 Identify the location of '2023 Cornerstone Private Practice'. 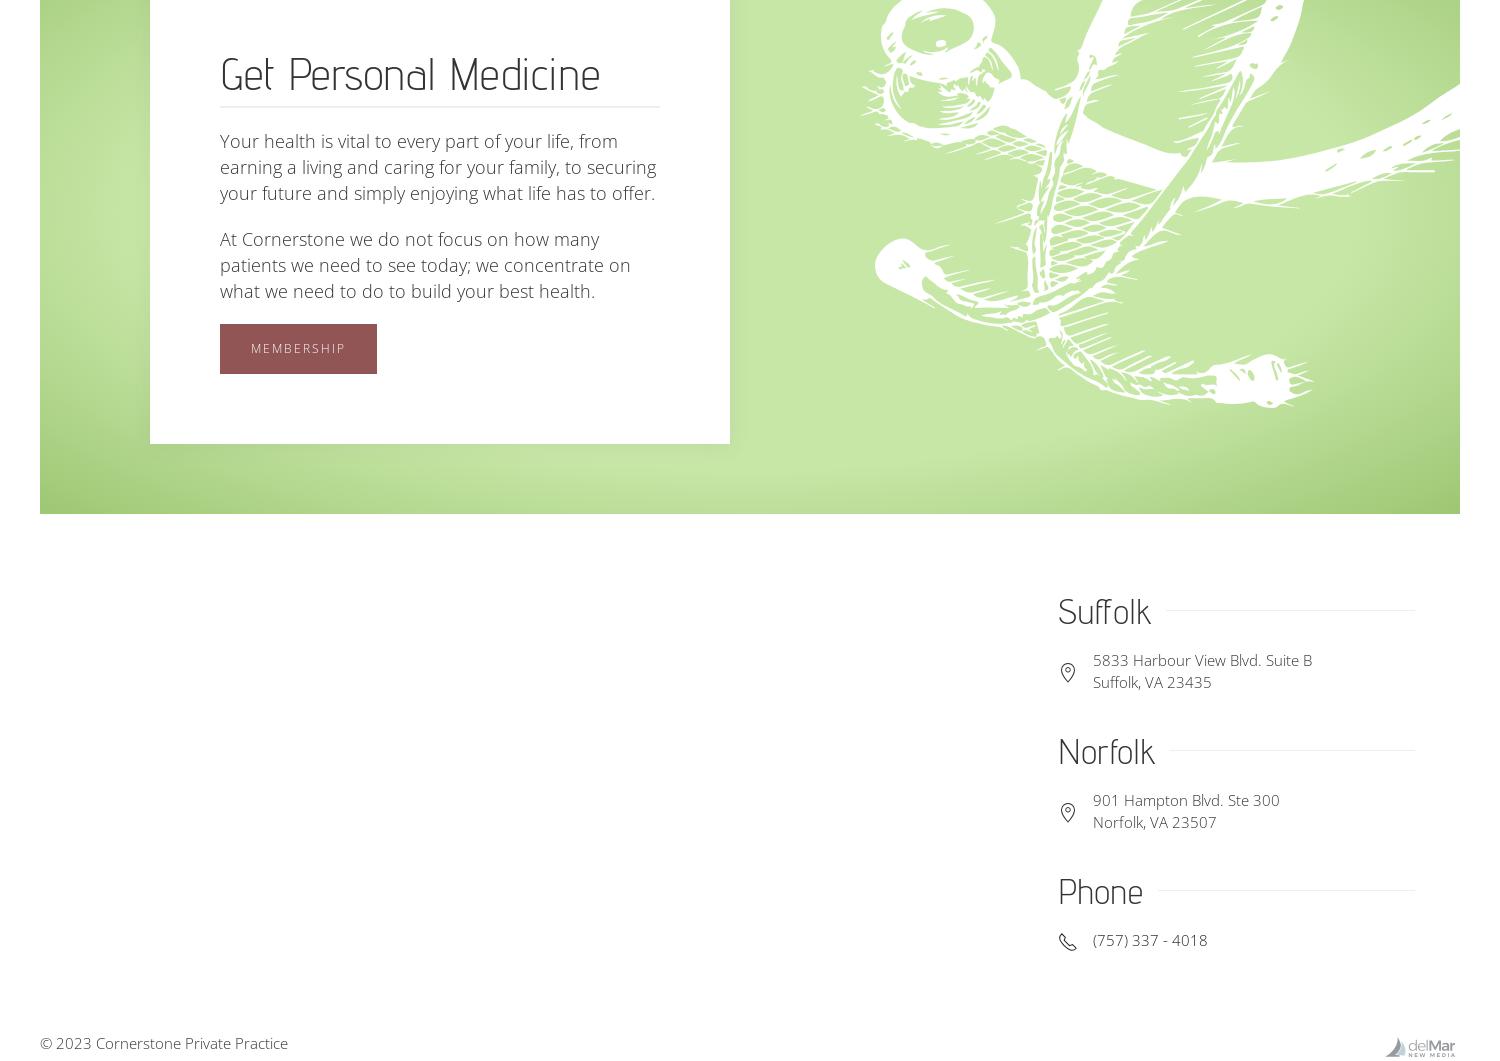
(172, 1041).